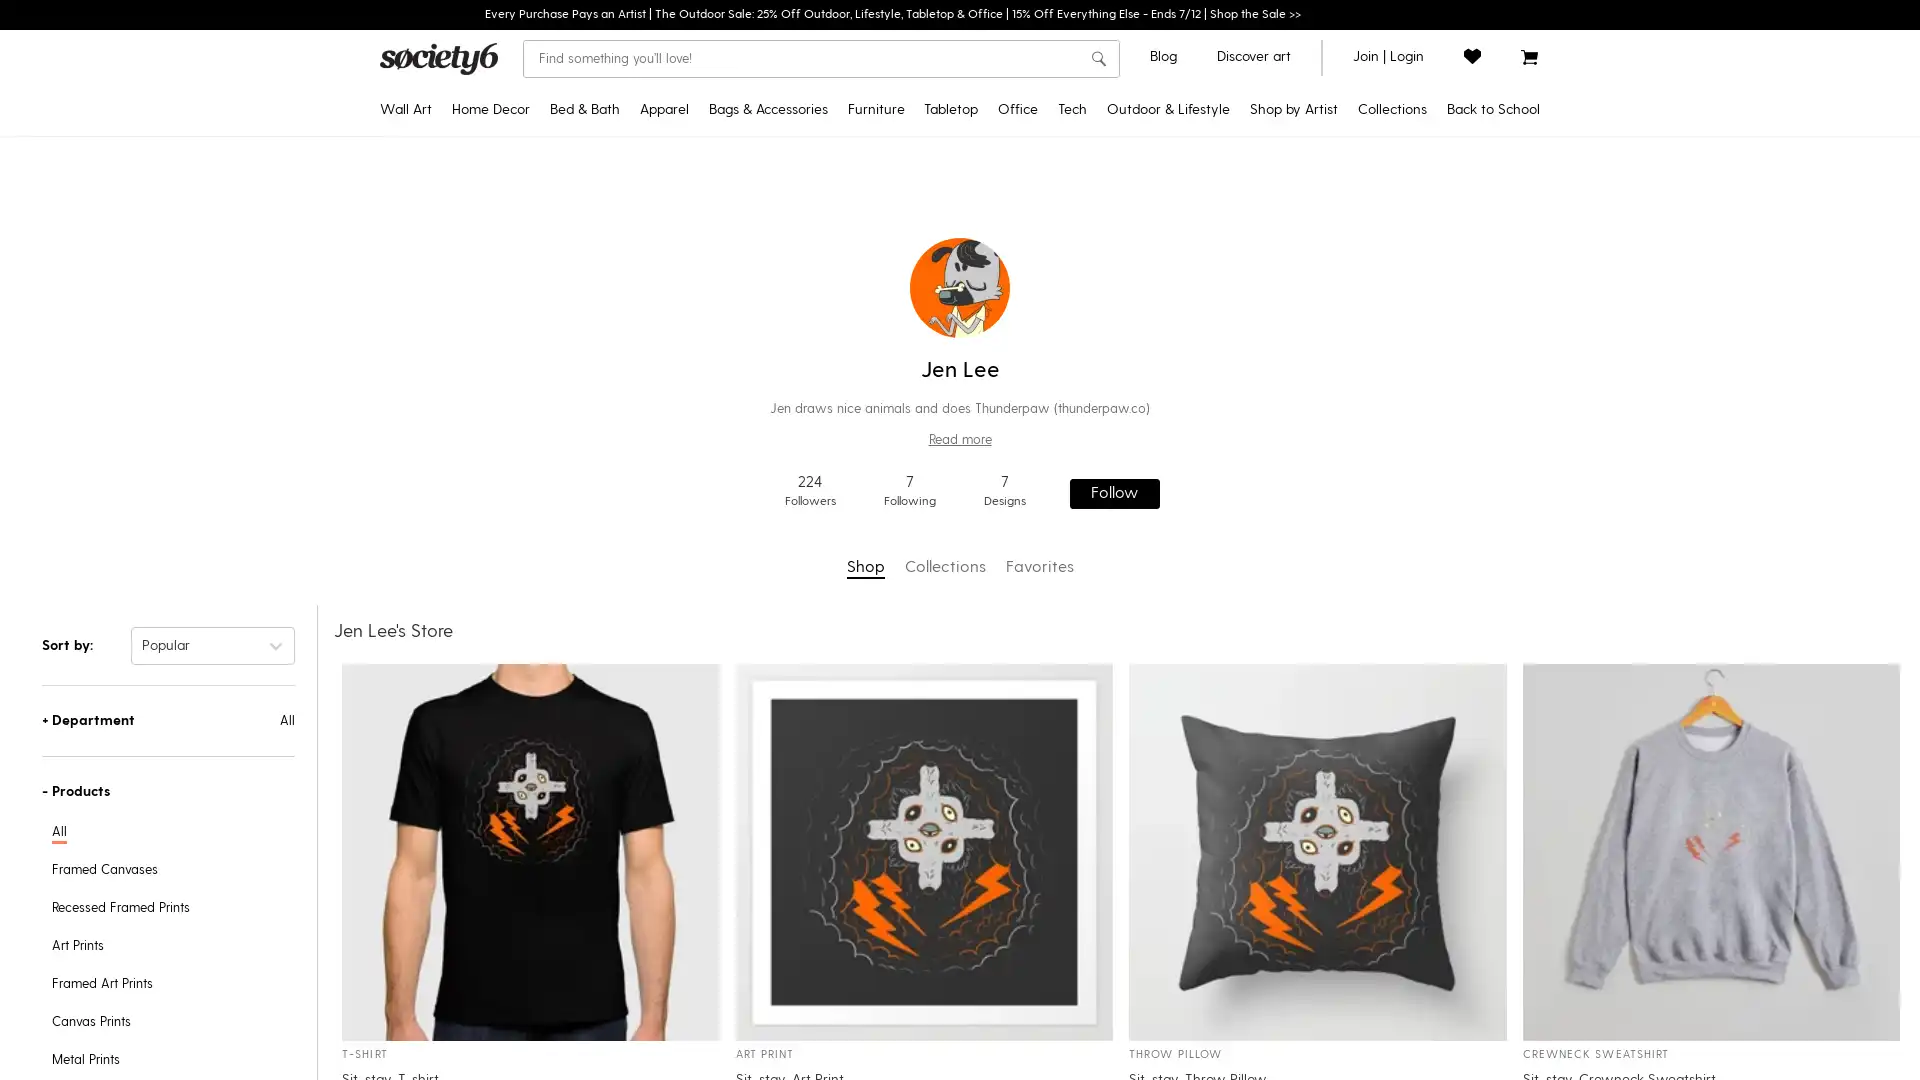  What do you see at coordinates (1196, 322) in the screenshot?
I see `Outdoor Throw Pillows` at bounding box center [1196, 322].